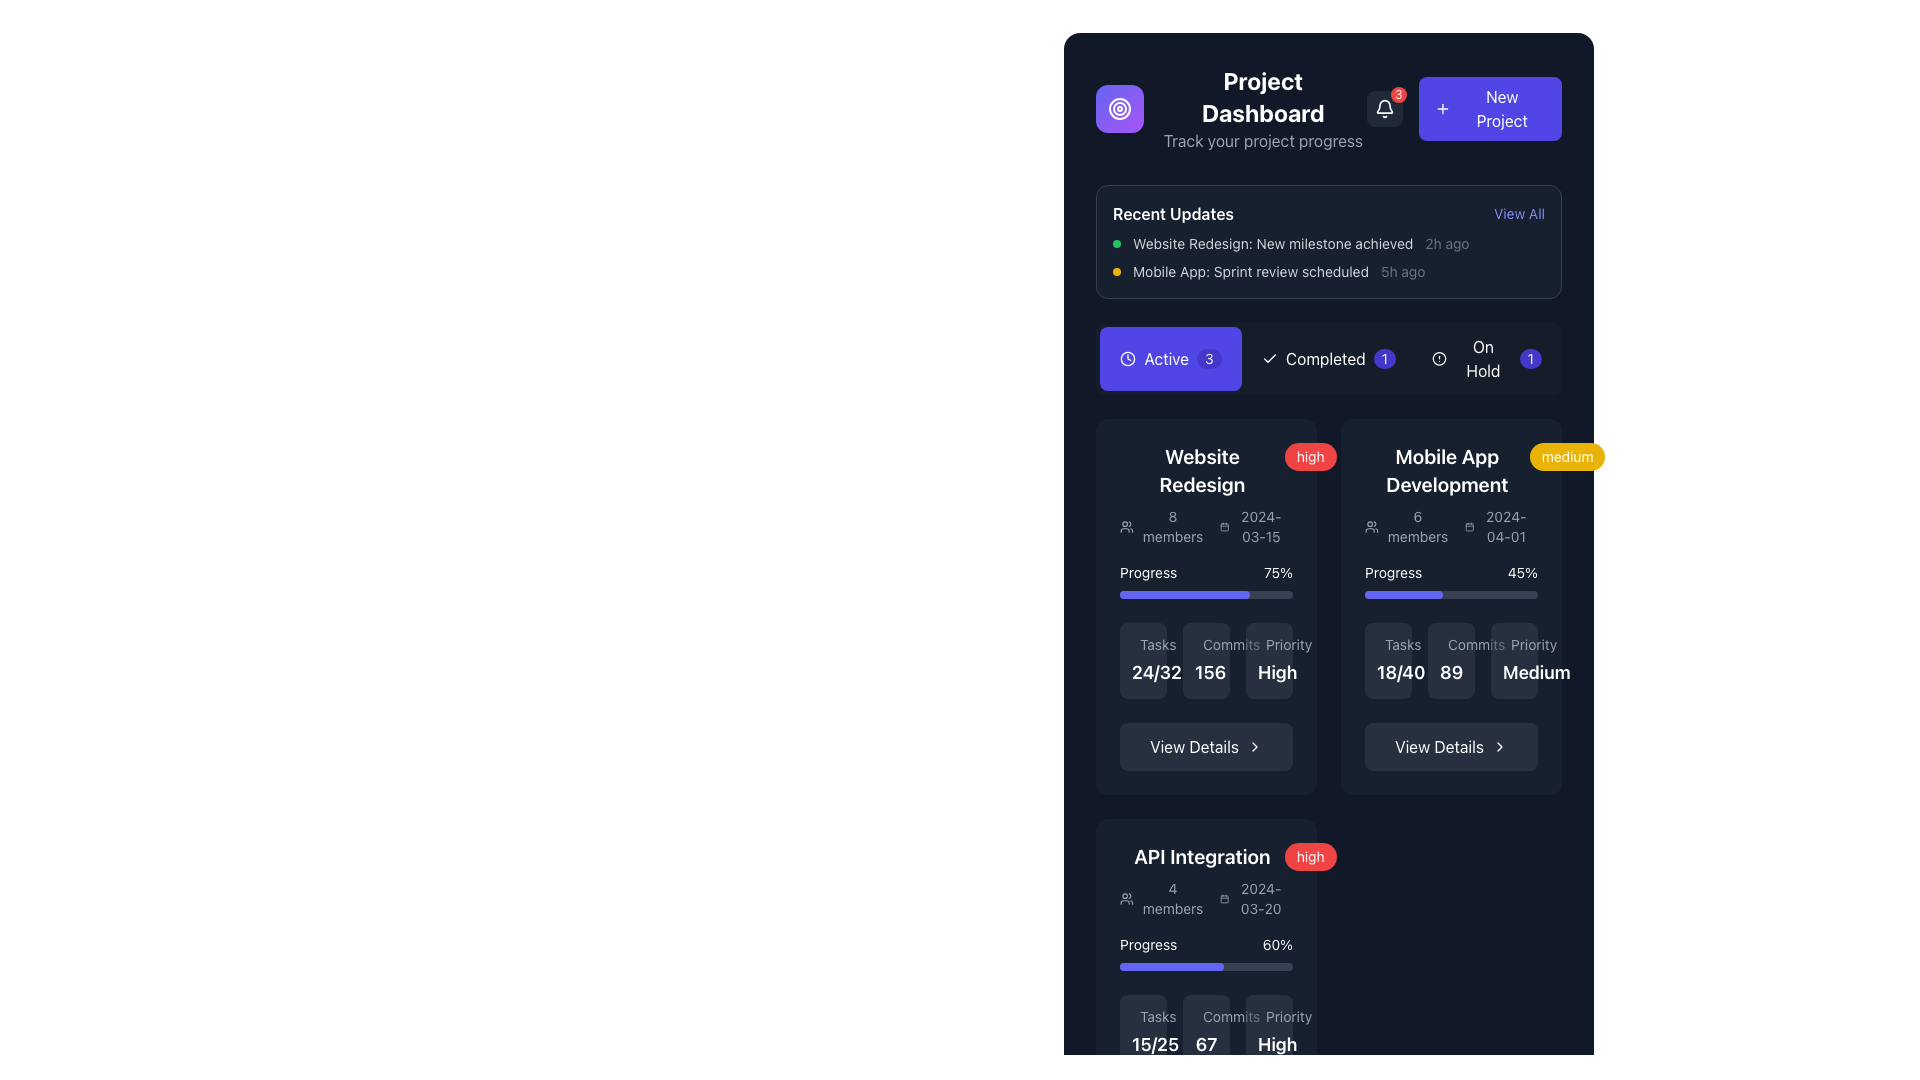 The image size is (1920, 1080). Describe the element at coordinates (1205, 951) in the screenshot. I see `the completion percentage of the Progress Bar located in the 'API Integration' panel, which visually represents task progress with a numerical percentage displayed` at that location.